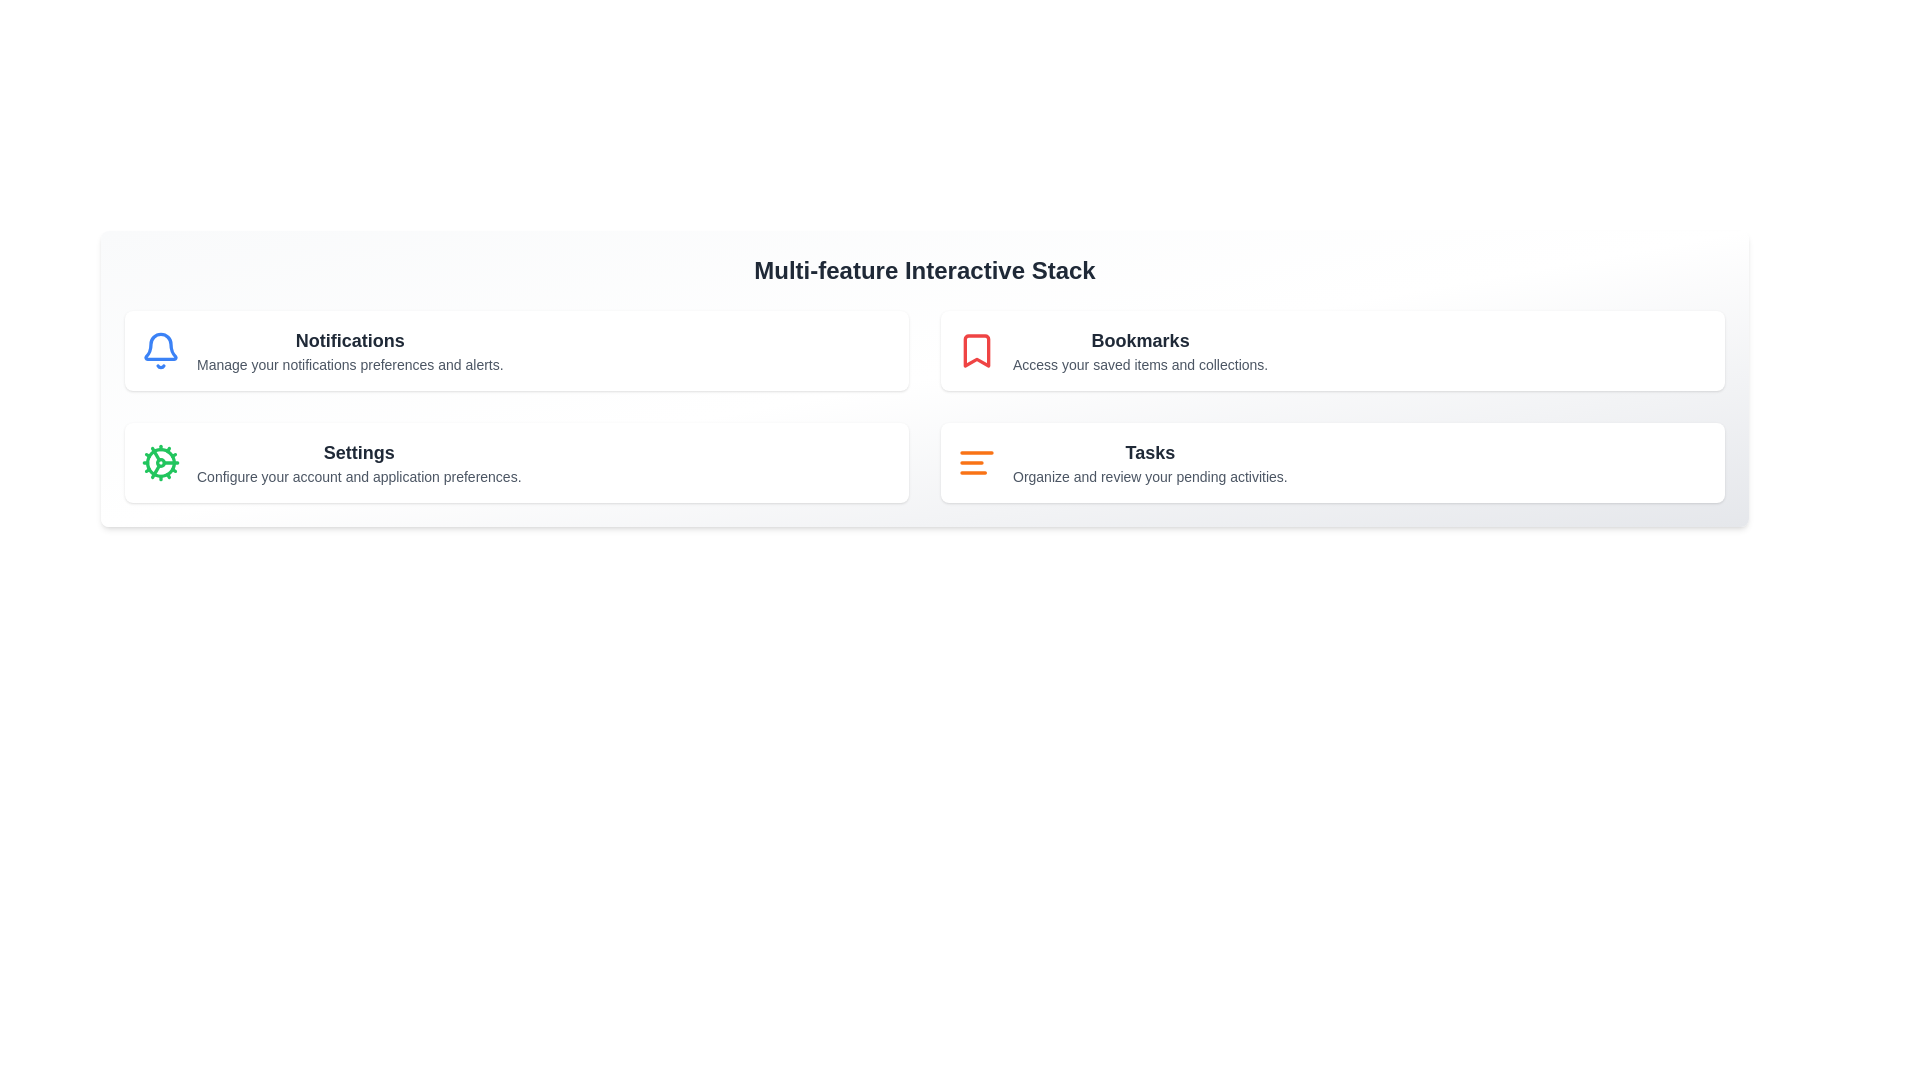  I want to click on the descriptive text element titled 'Tasks' that provides a brief explanation of organizing and reviewing pending activities, located in the center of the third box in the right column of a two-row grid under 'Multi-feature Interactive Stack', so click(1150, 462).